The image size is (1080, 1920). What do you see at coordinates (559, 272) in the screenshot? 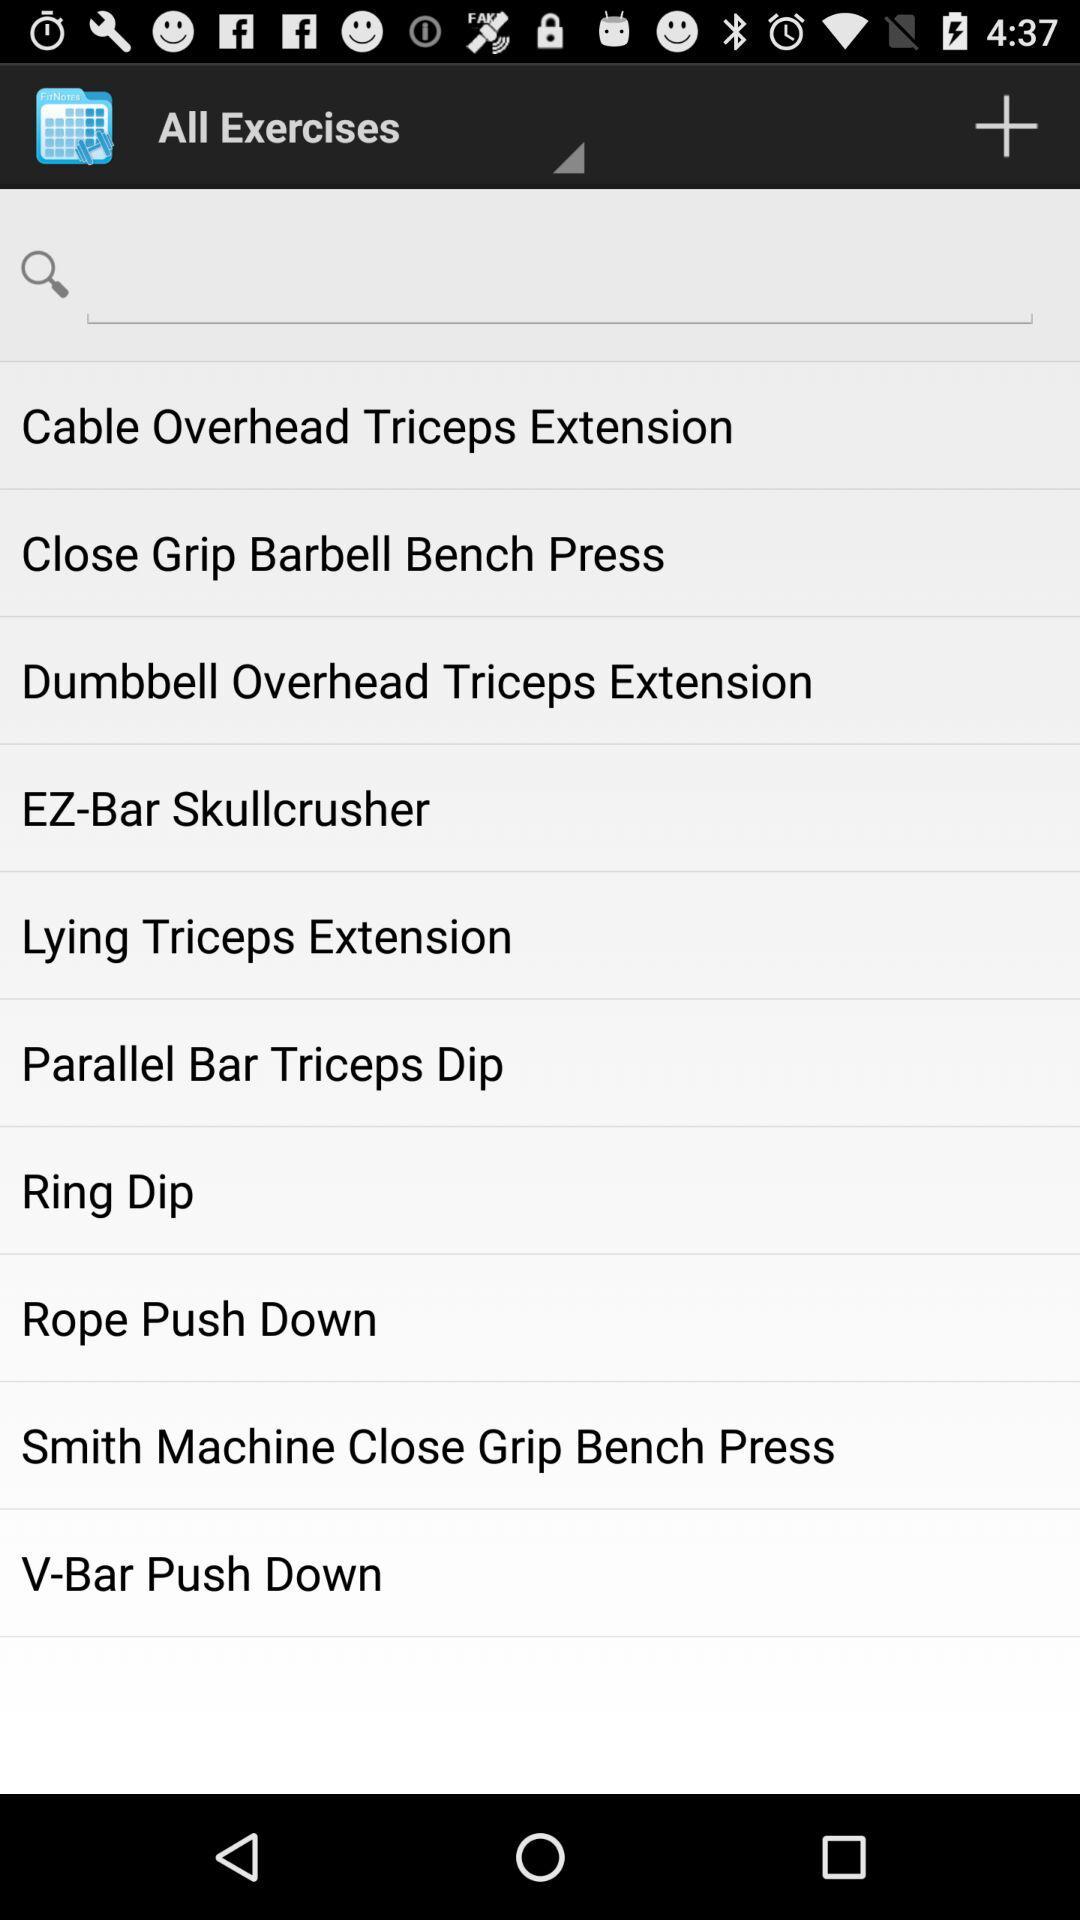
I see `the field which is towards the right of search icon` at bounding box center [559, 272].